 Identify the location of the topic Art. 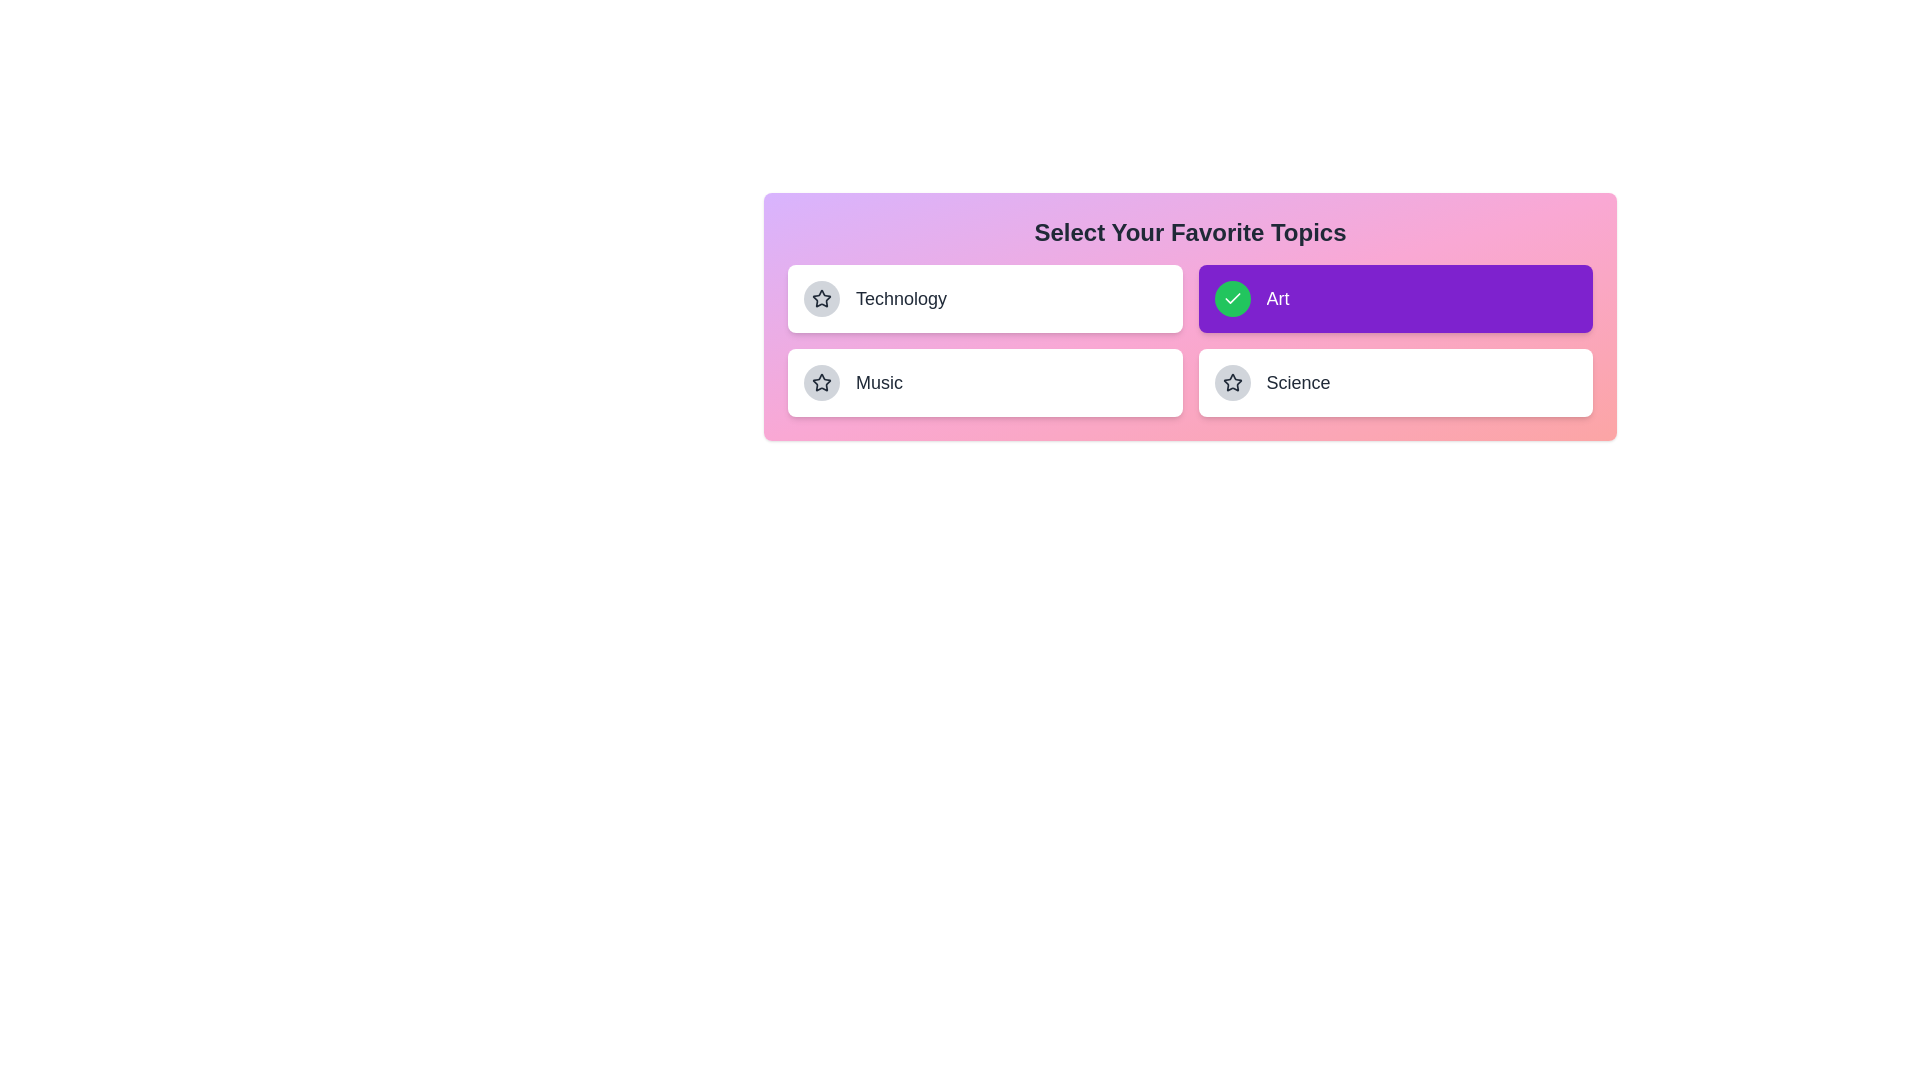
(1394, 299).